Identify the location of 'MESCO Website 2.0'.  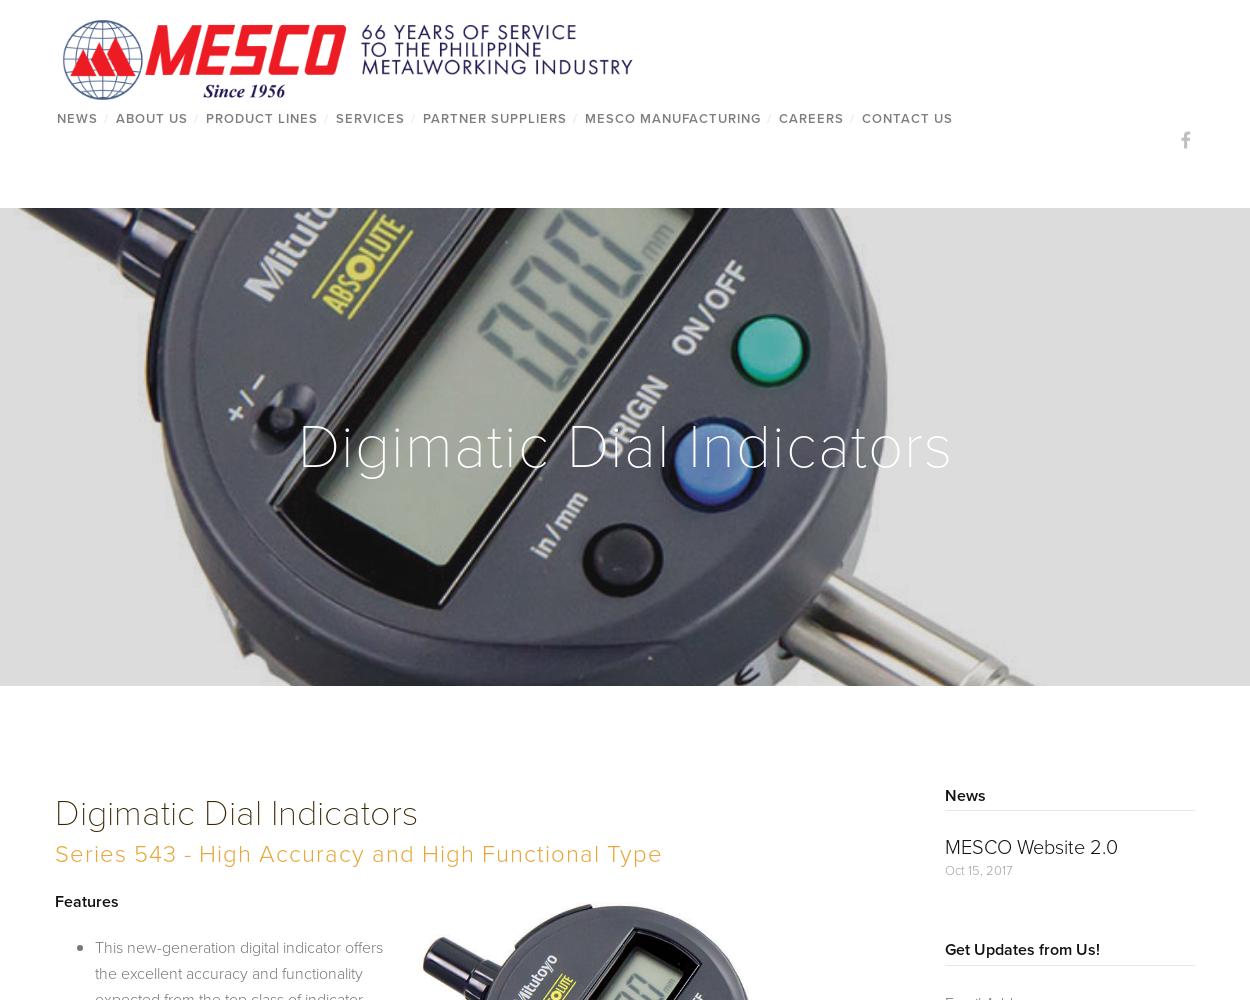
(1031, 845).